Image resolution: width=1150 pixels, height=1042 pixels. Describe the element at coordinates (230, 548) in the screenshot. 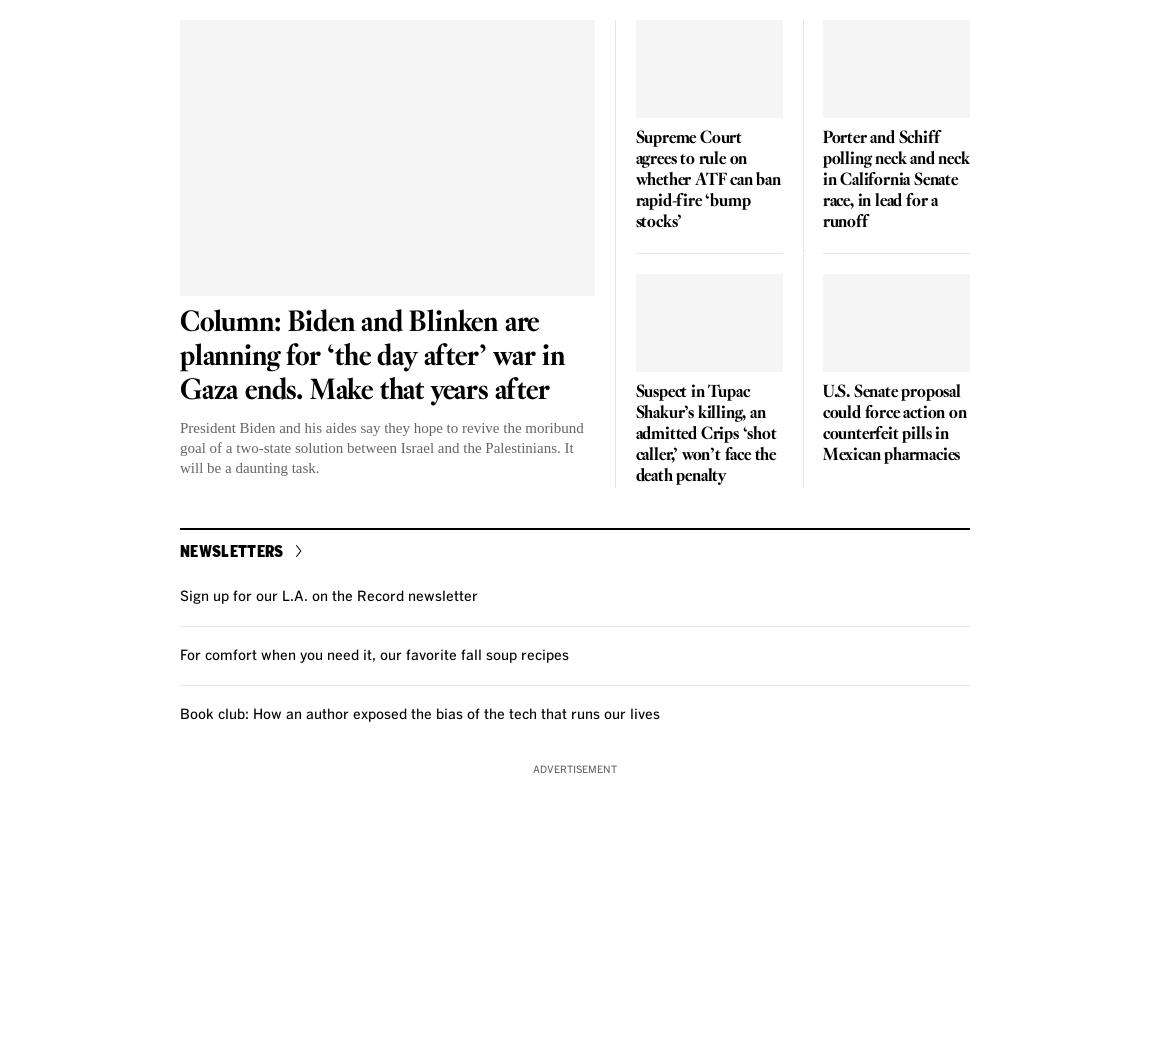

I see `'Newsletters'` at that location.